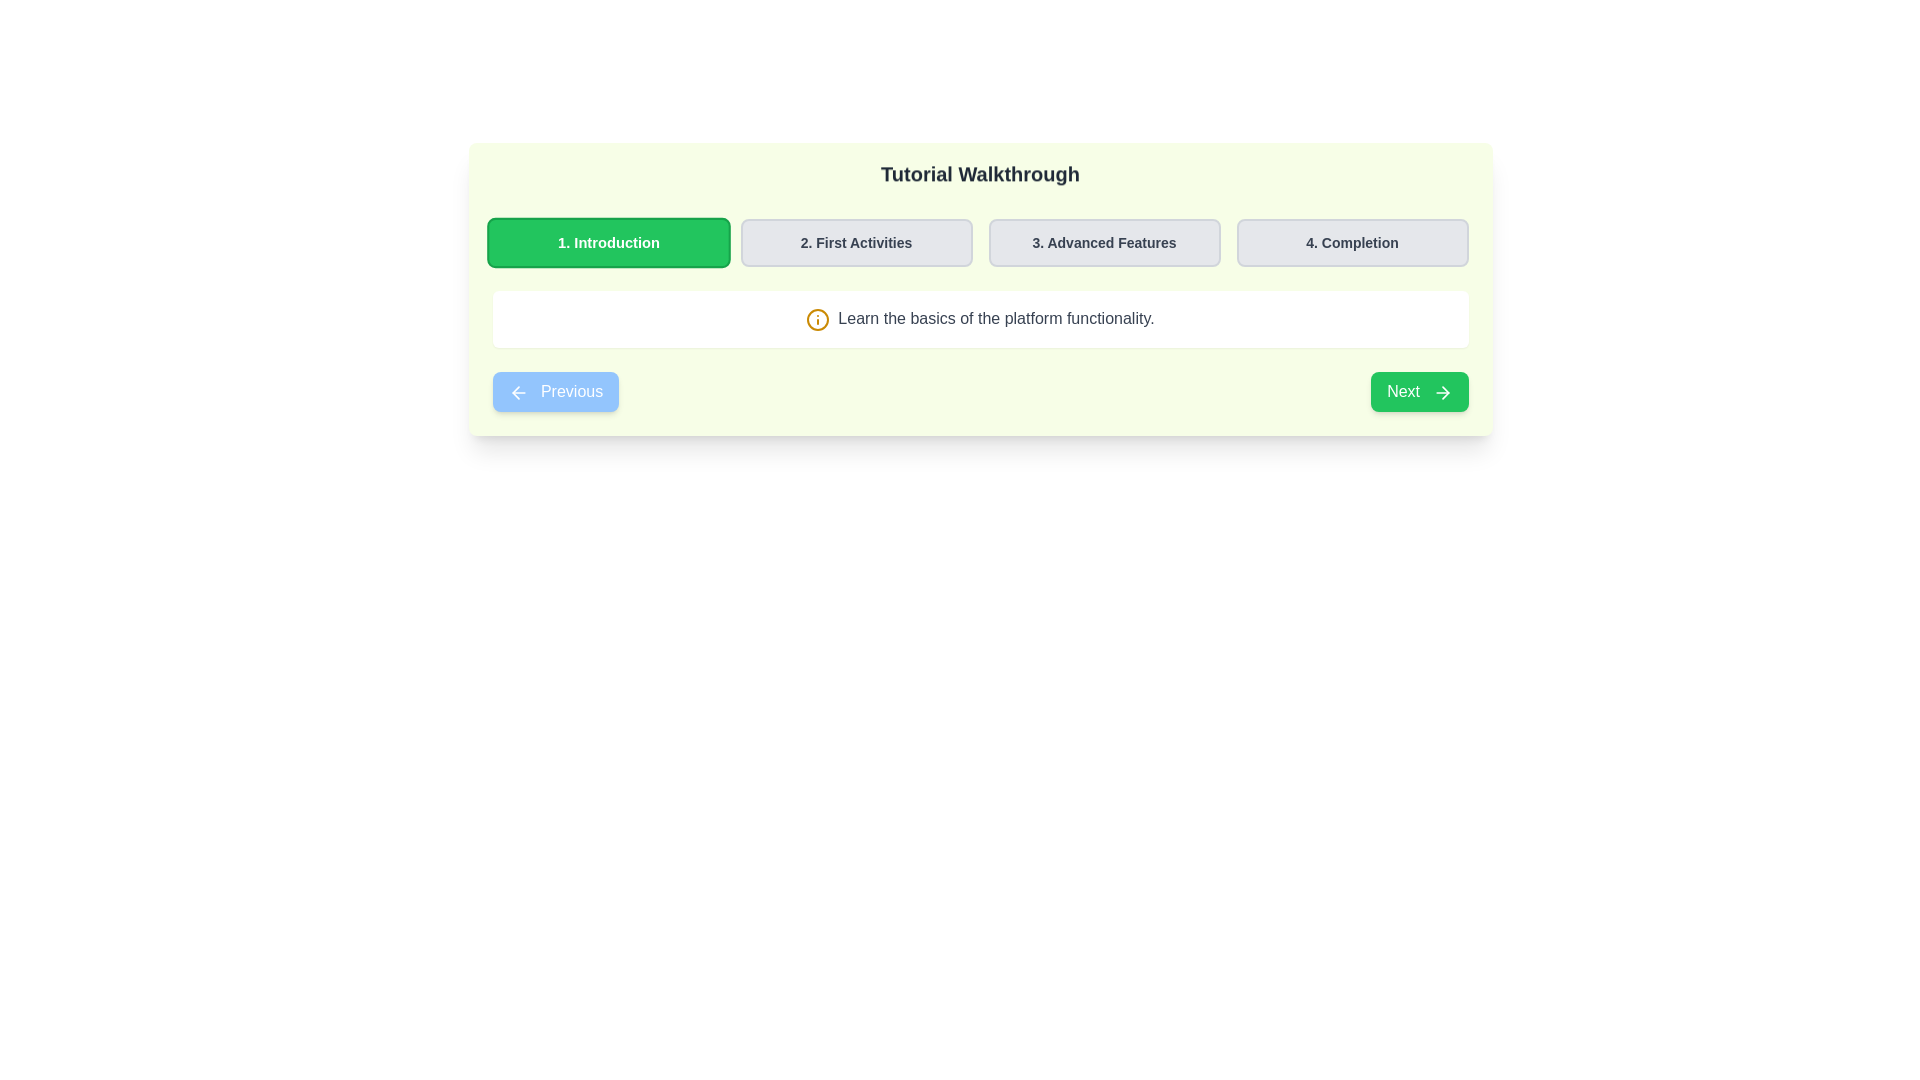  I want to click on the 'Previous' button, which is a rectangular button with rounded corners, a blue background, and white text, located to the left of the 'Next' button, so click(555, 391).